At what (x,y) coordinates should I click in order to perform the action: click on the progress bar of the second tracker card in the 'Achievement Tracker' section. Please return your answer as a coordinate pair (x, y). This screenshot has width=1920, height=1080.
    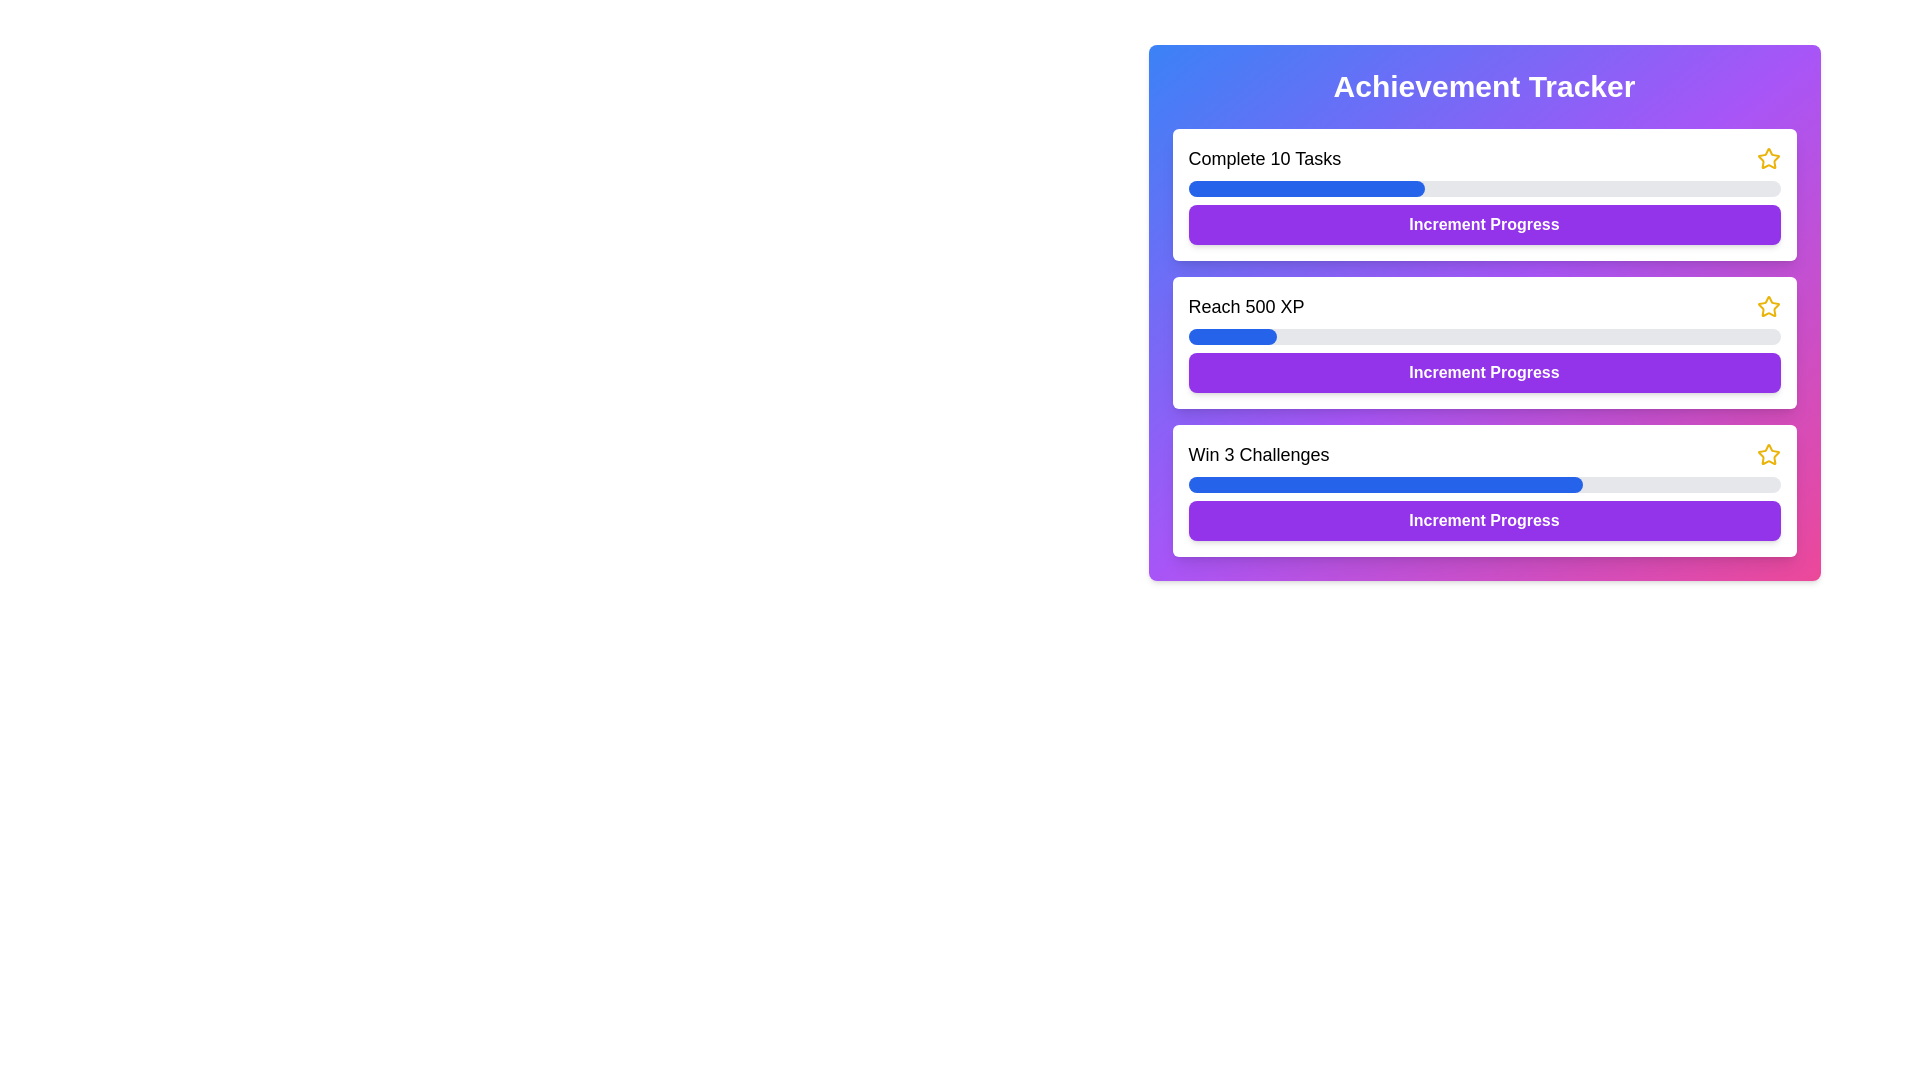
    Looking at the image, I should click on (1484, 342).